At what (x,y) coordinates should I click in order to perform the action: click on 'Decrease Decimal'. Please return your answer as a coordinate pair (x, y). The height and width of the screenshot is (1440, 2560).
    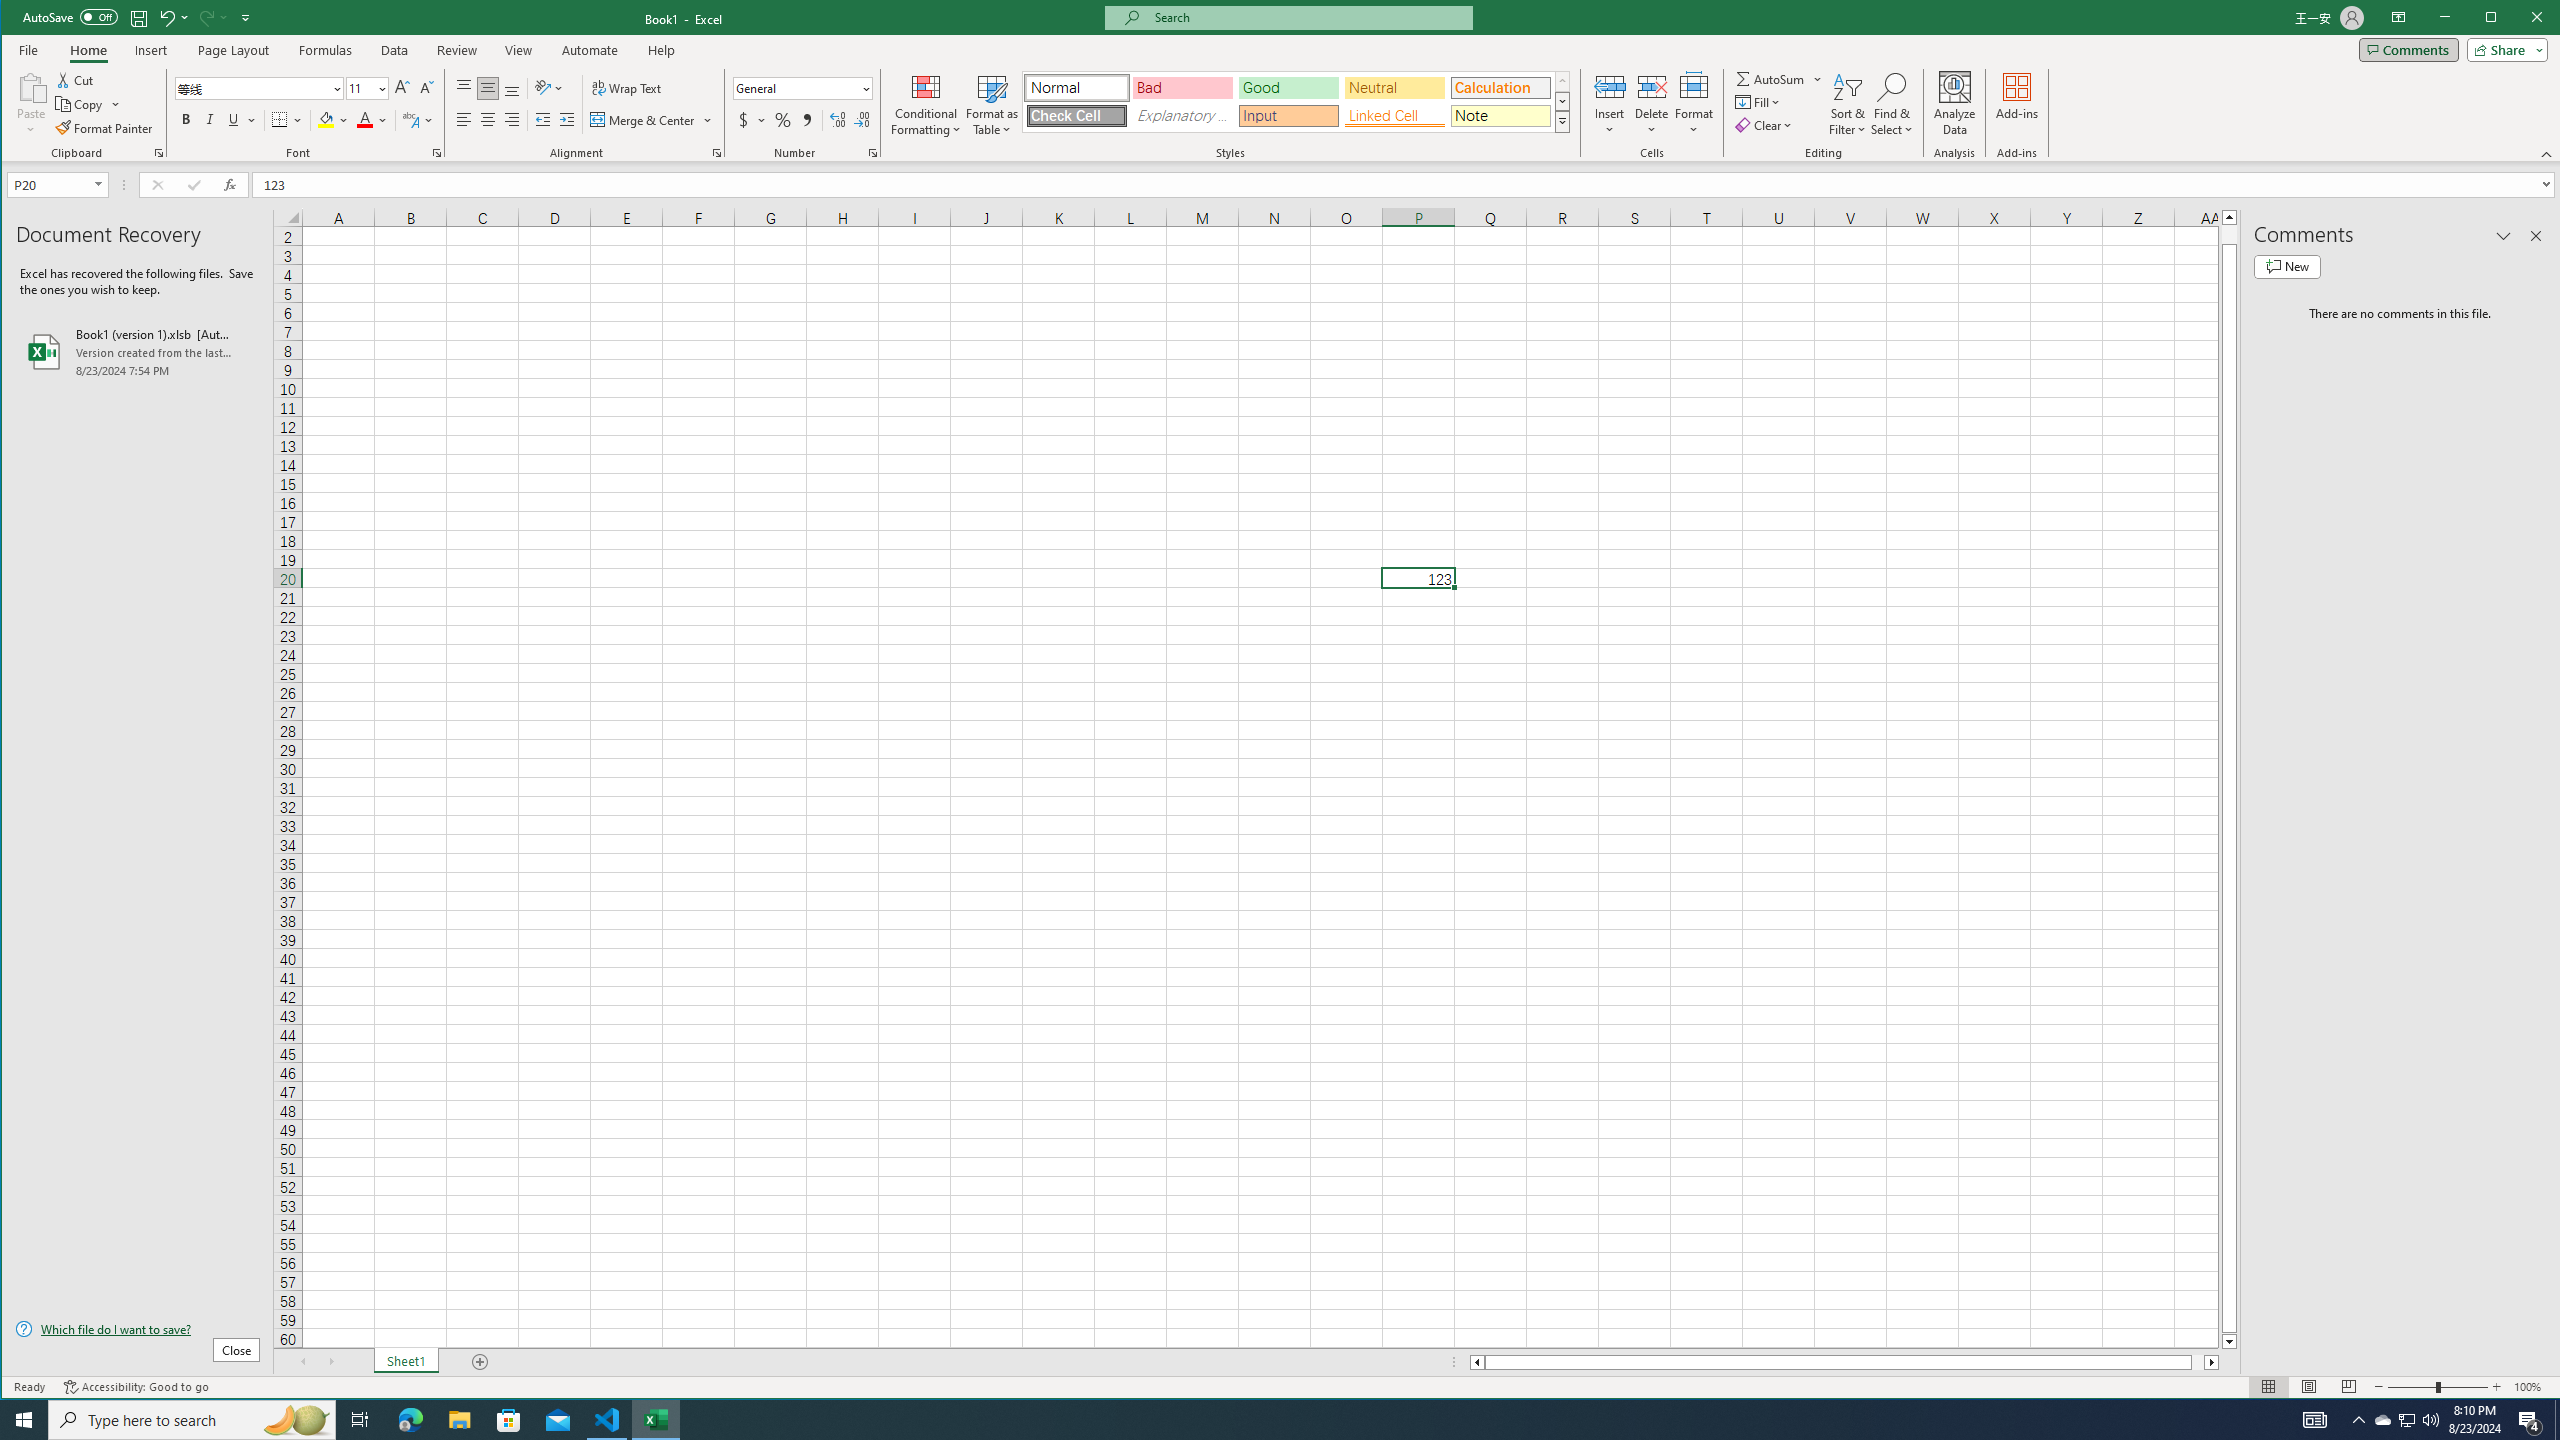
    Looking at the image, I should click on (860, 119).